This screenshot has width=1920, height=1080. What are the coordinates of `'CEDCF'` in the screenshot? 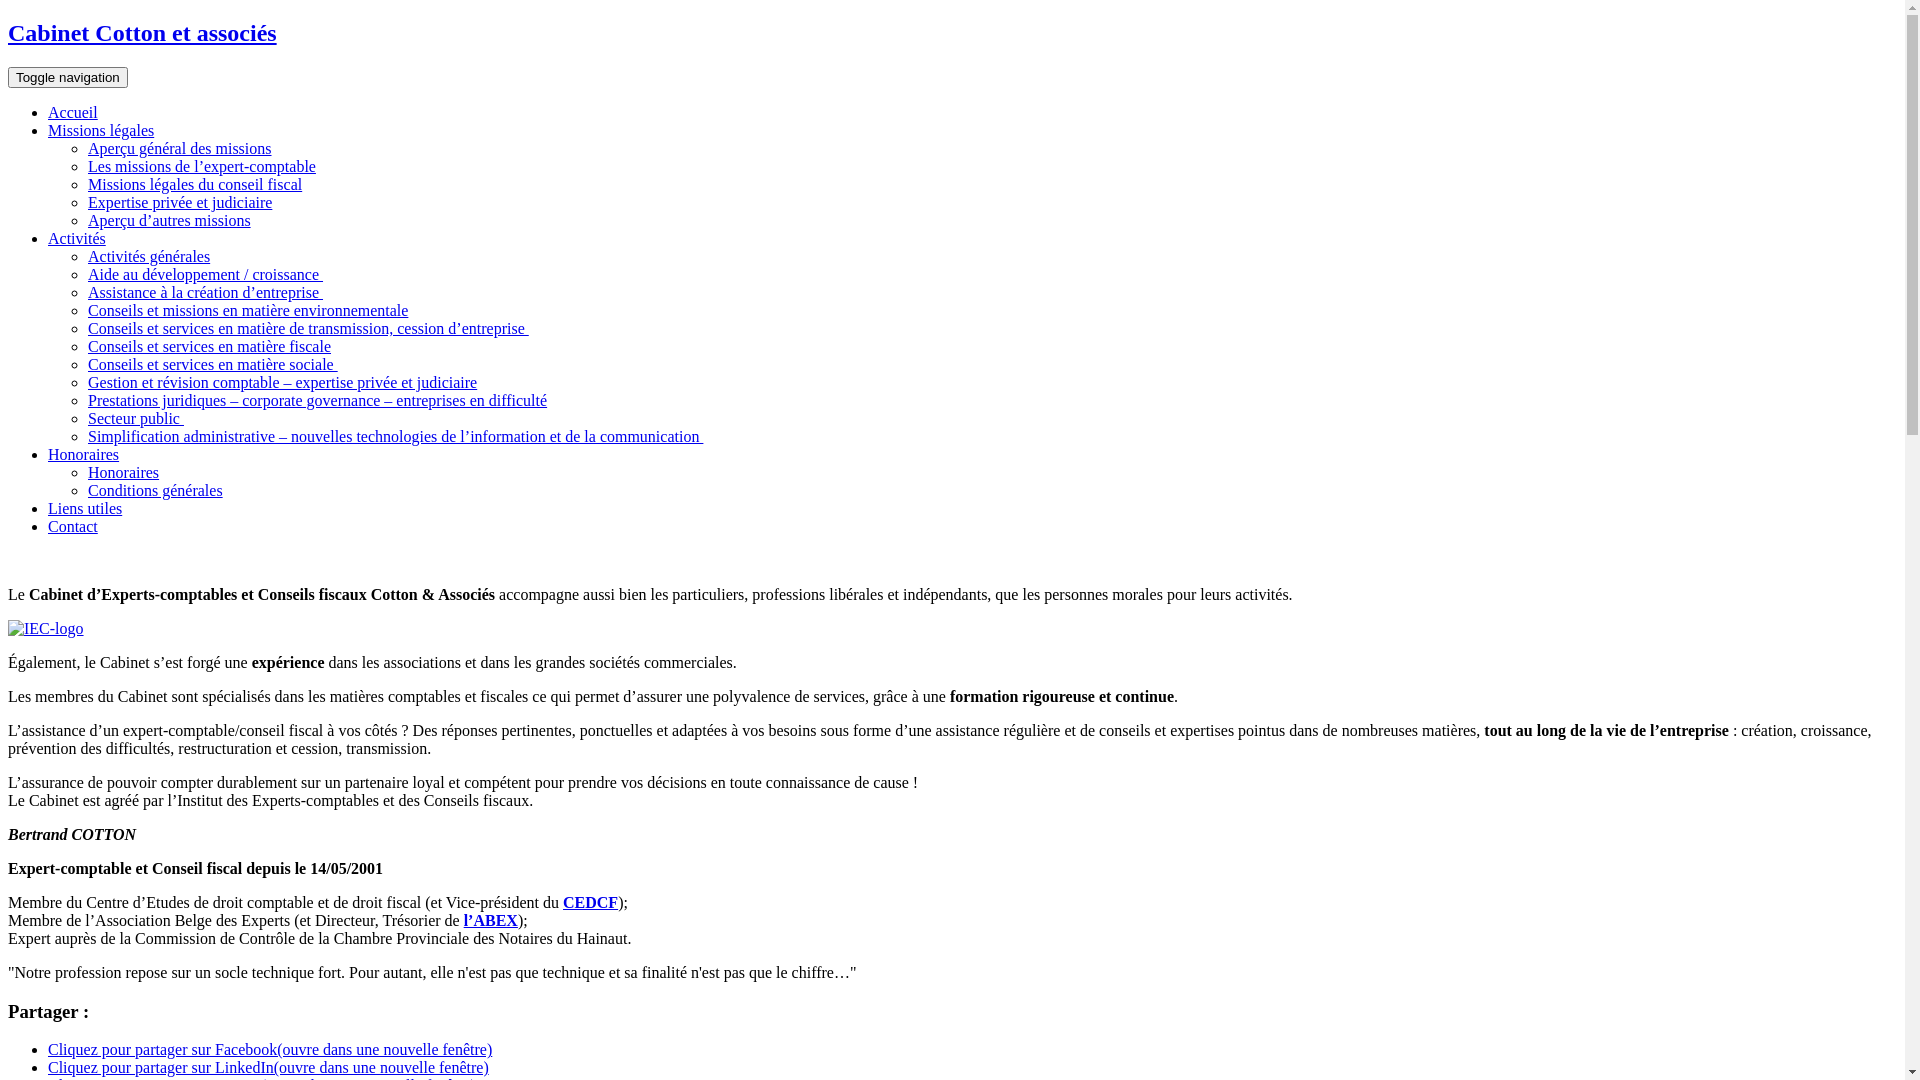 It's located at (561, 902).